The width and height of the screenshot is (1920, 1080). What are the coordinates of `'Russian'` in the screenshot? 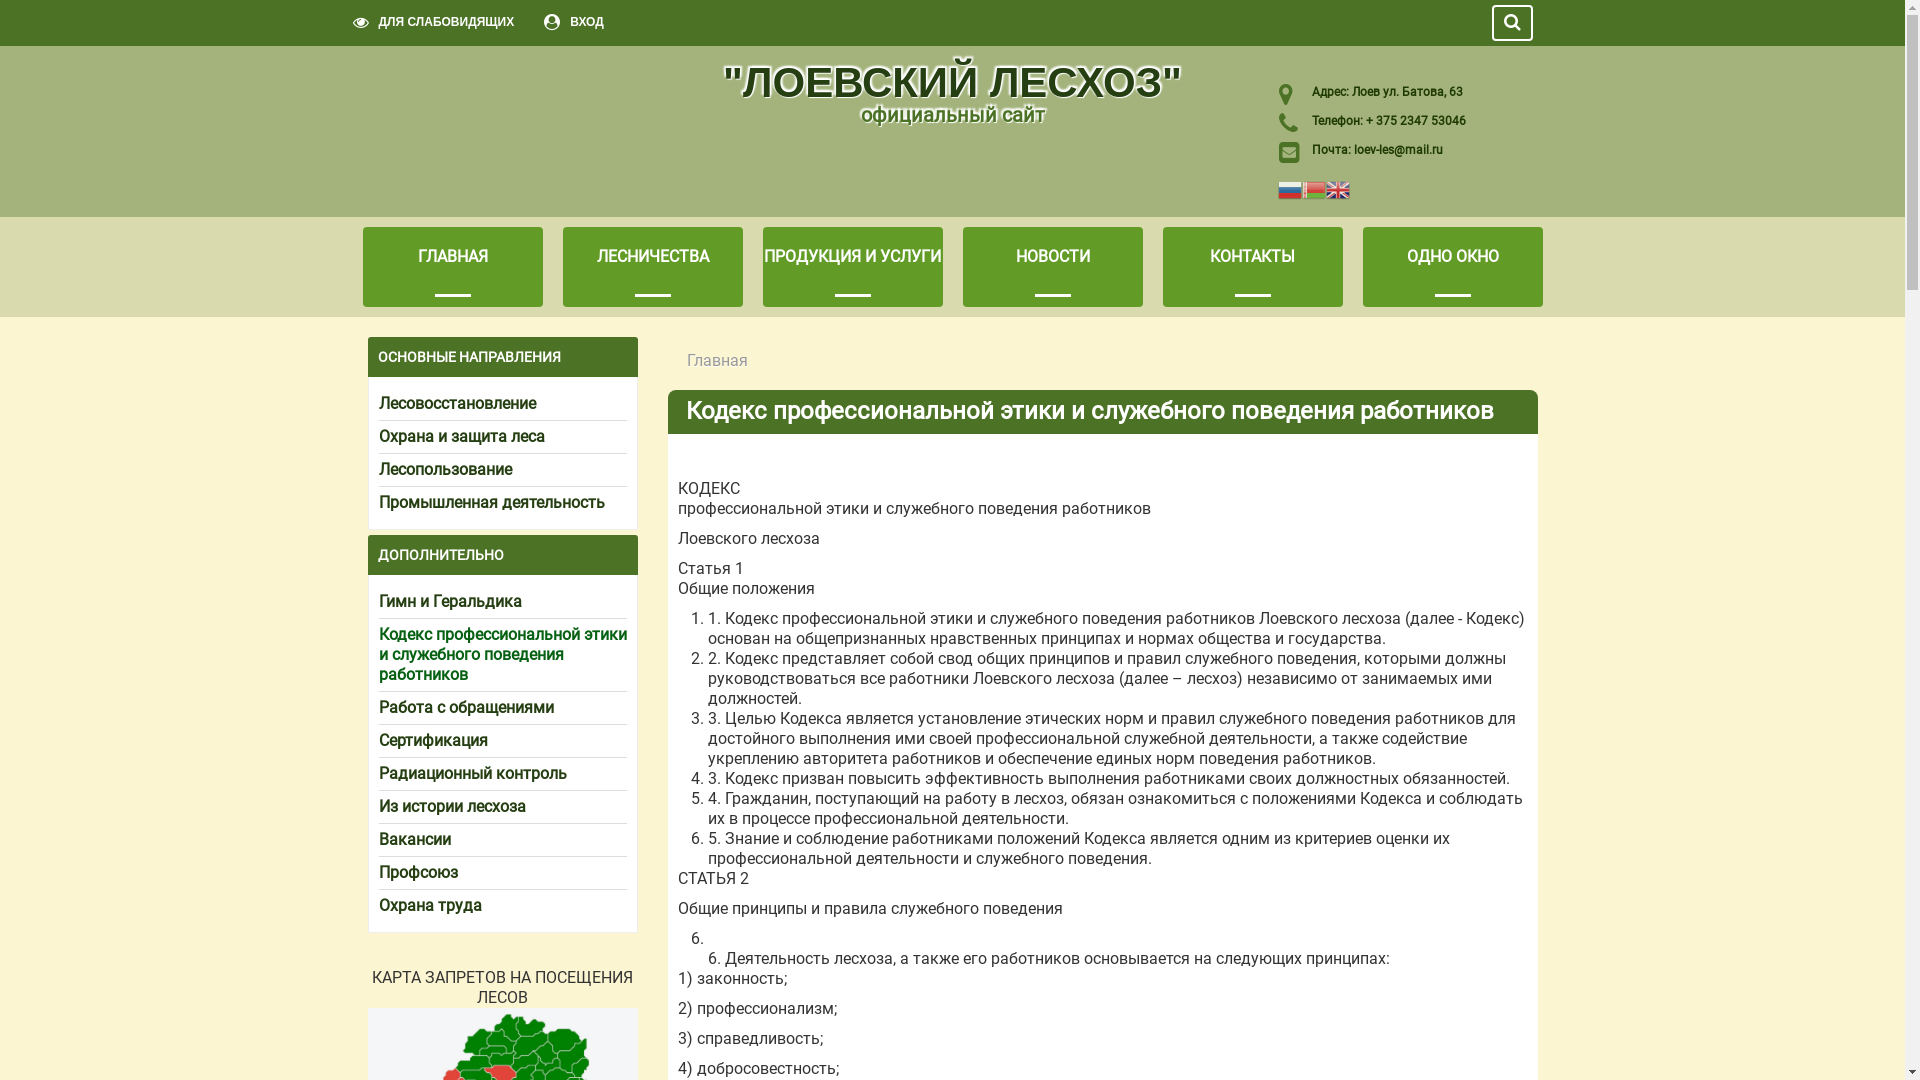 It's located at (1290, 188).